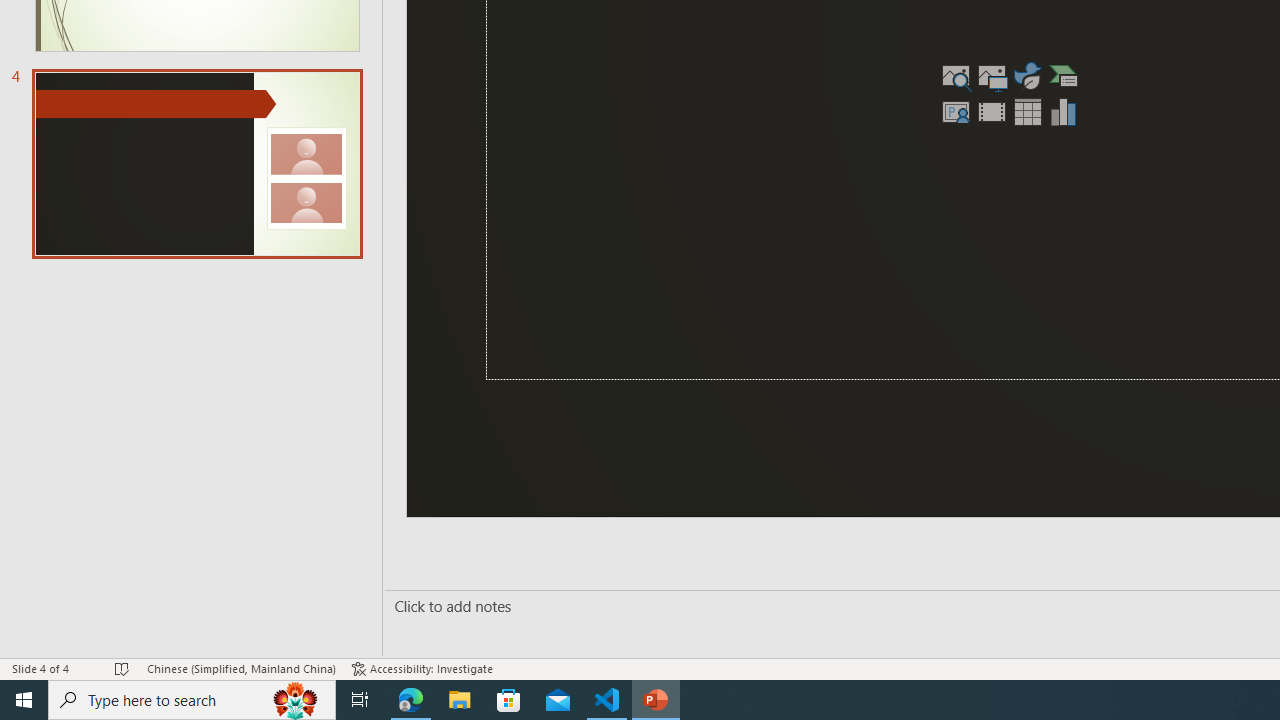 Image resolution: width=1280 pixels, height=720 pixels. Describe the element at coordinates (954, 111) in the screenshot. I see `'Insert Cameo'` at that location.